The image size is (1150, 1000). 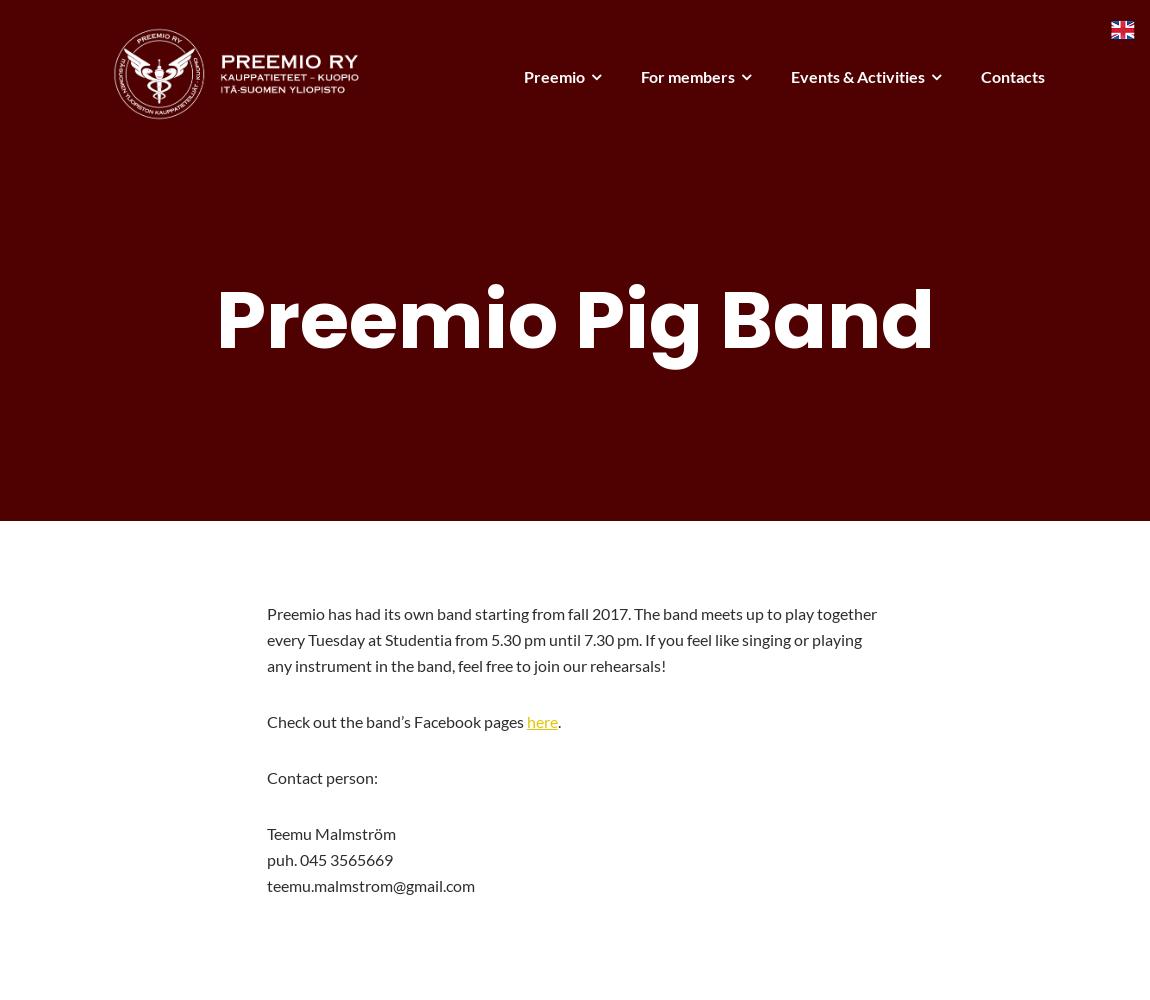 I want to click on 'Teemu Malmström', so click(x=264, y=831).